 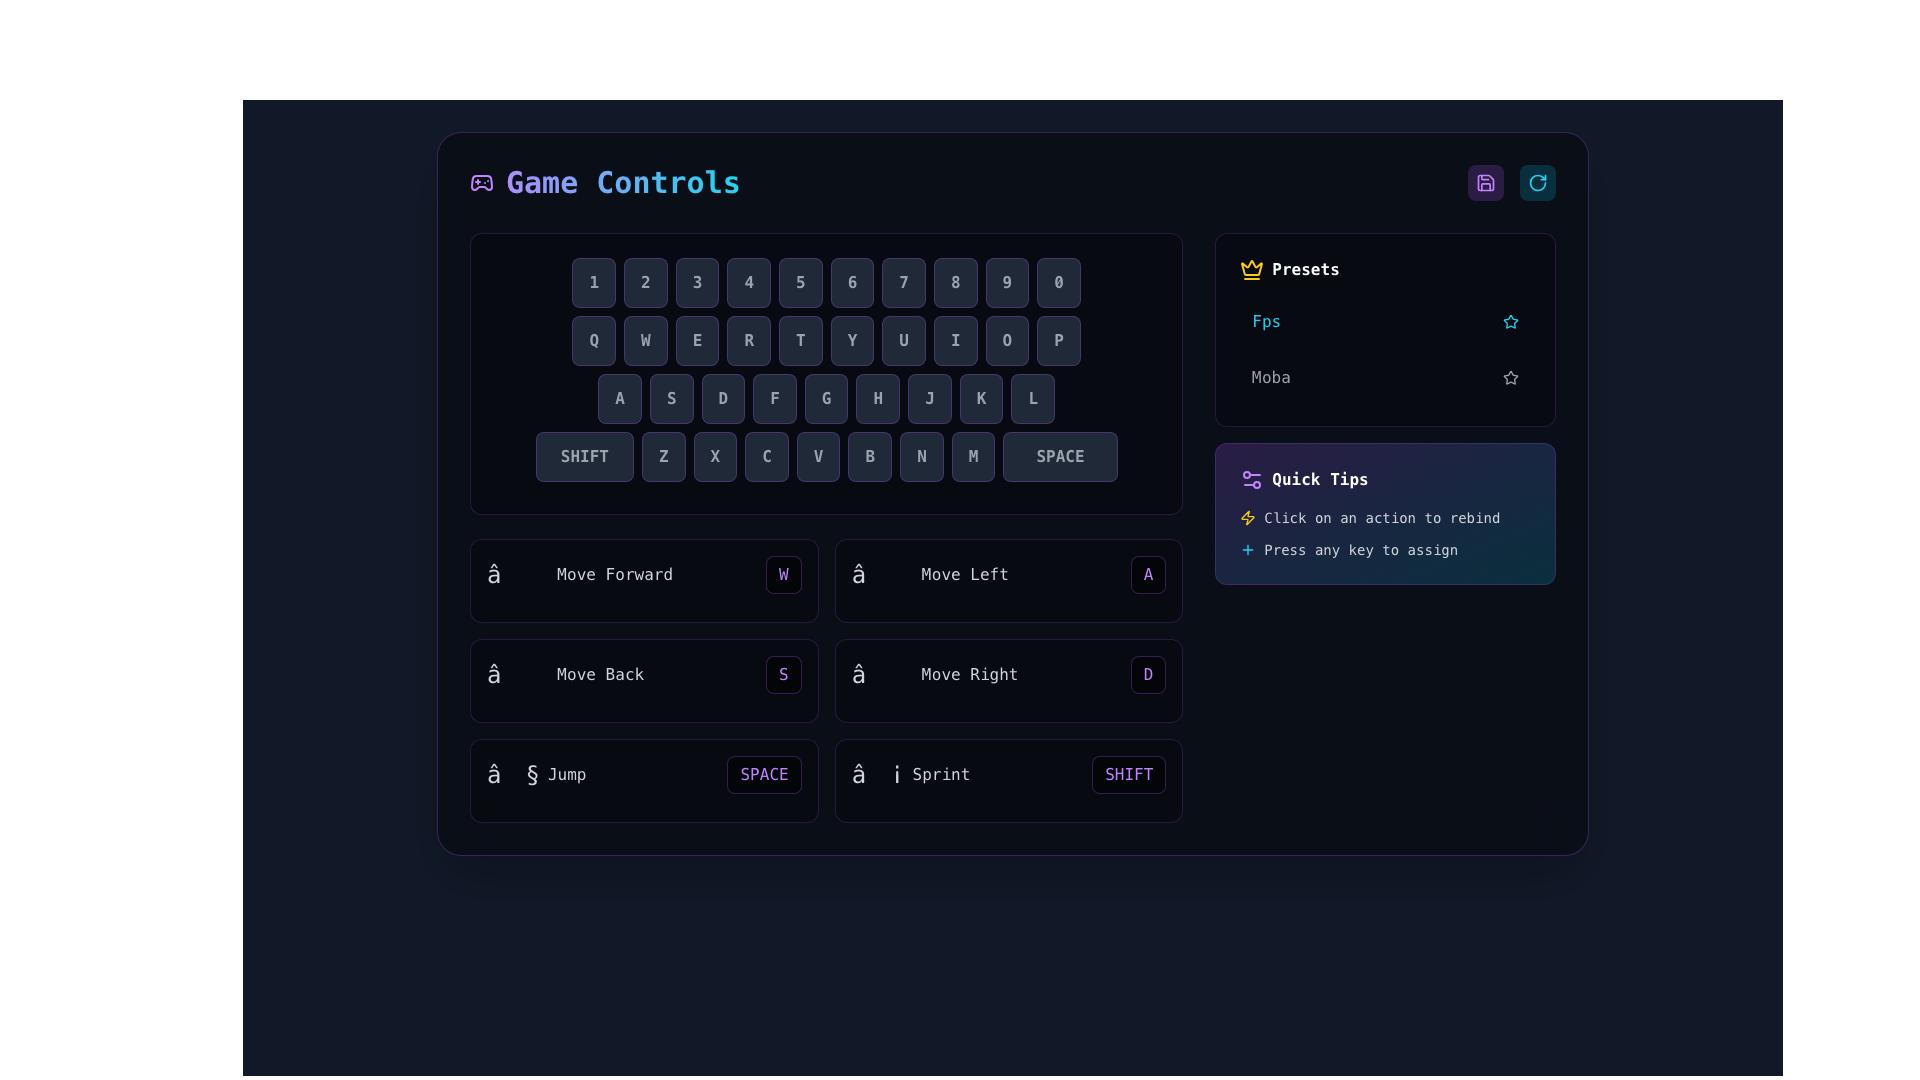 What do you see at coordinates (663, 456) in the screenshot?
I see `the virtual keyboard key located between 'SHIFT' and 'X' in the bottom row of the virtual keyboard layout` at bounding box center [663, 456].